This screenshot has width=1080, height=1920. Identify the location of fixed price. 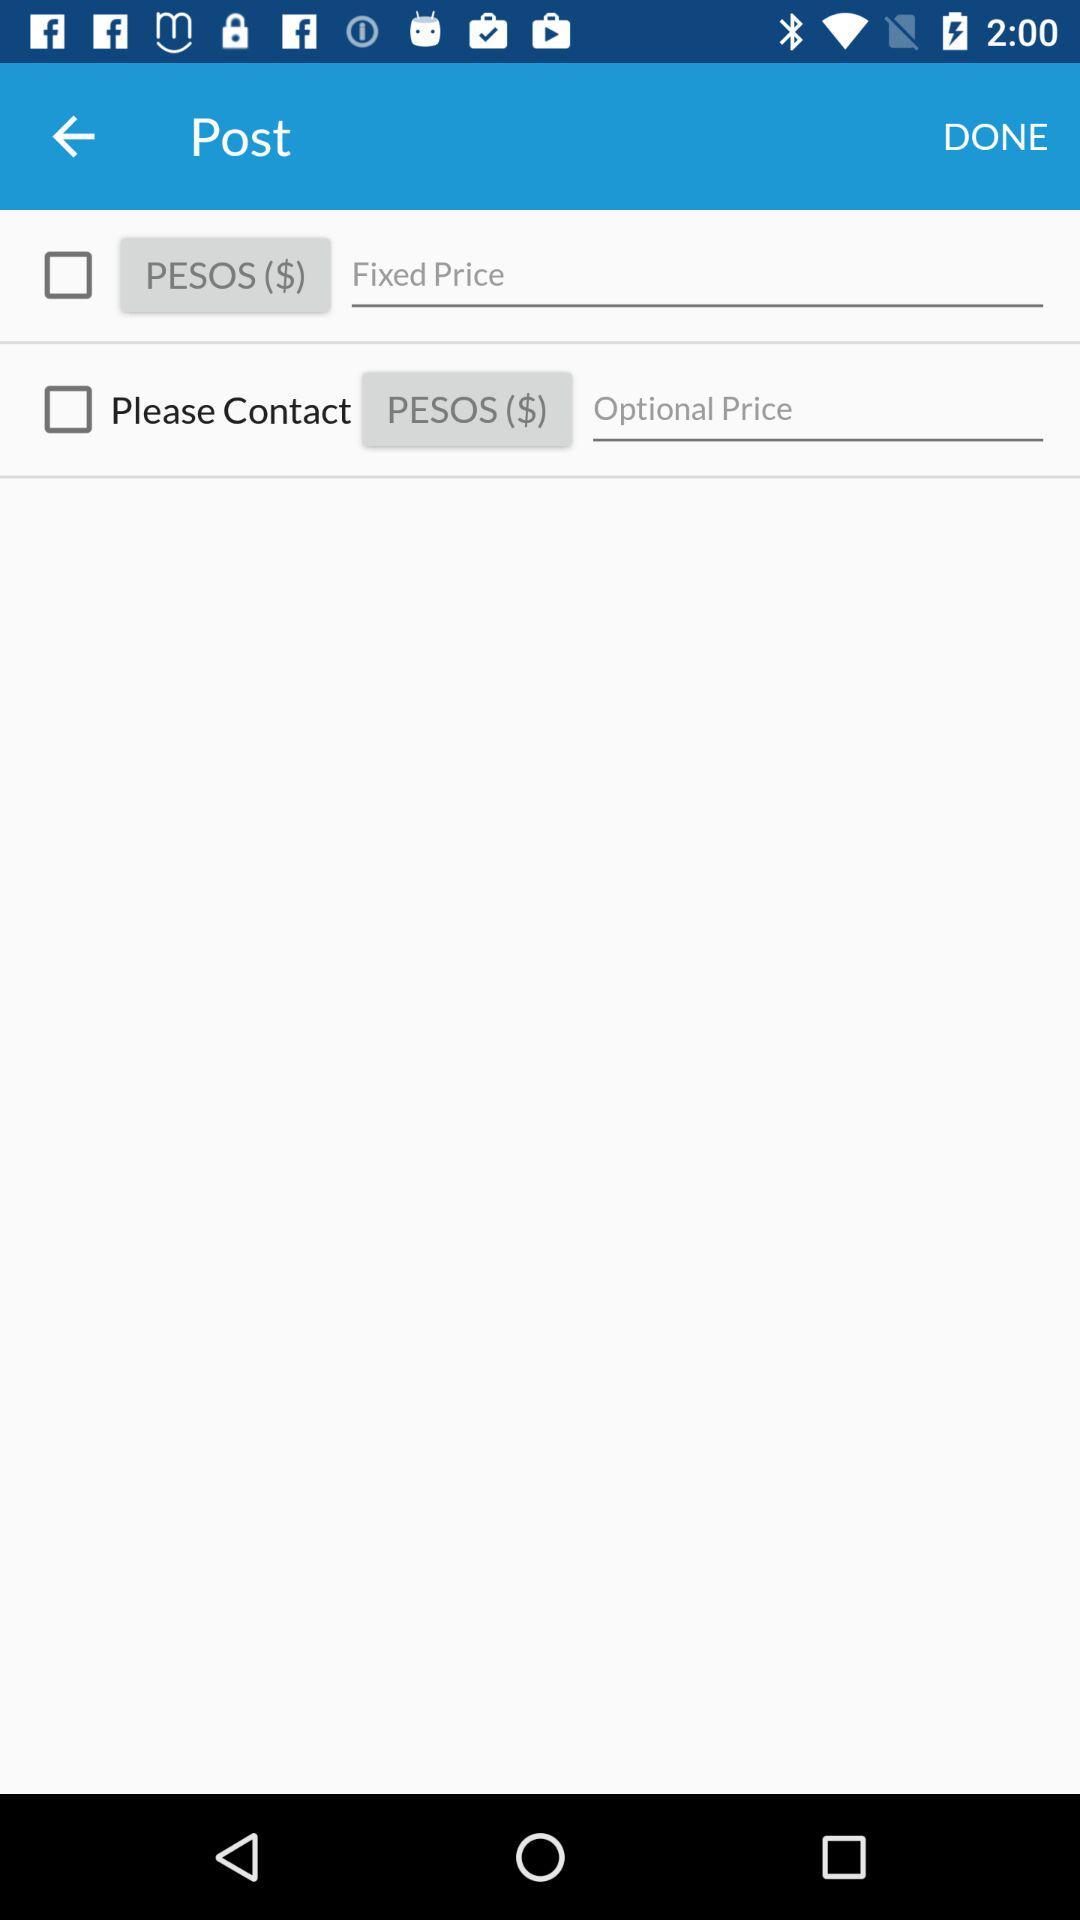
(696, 274).